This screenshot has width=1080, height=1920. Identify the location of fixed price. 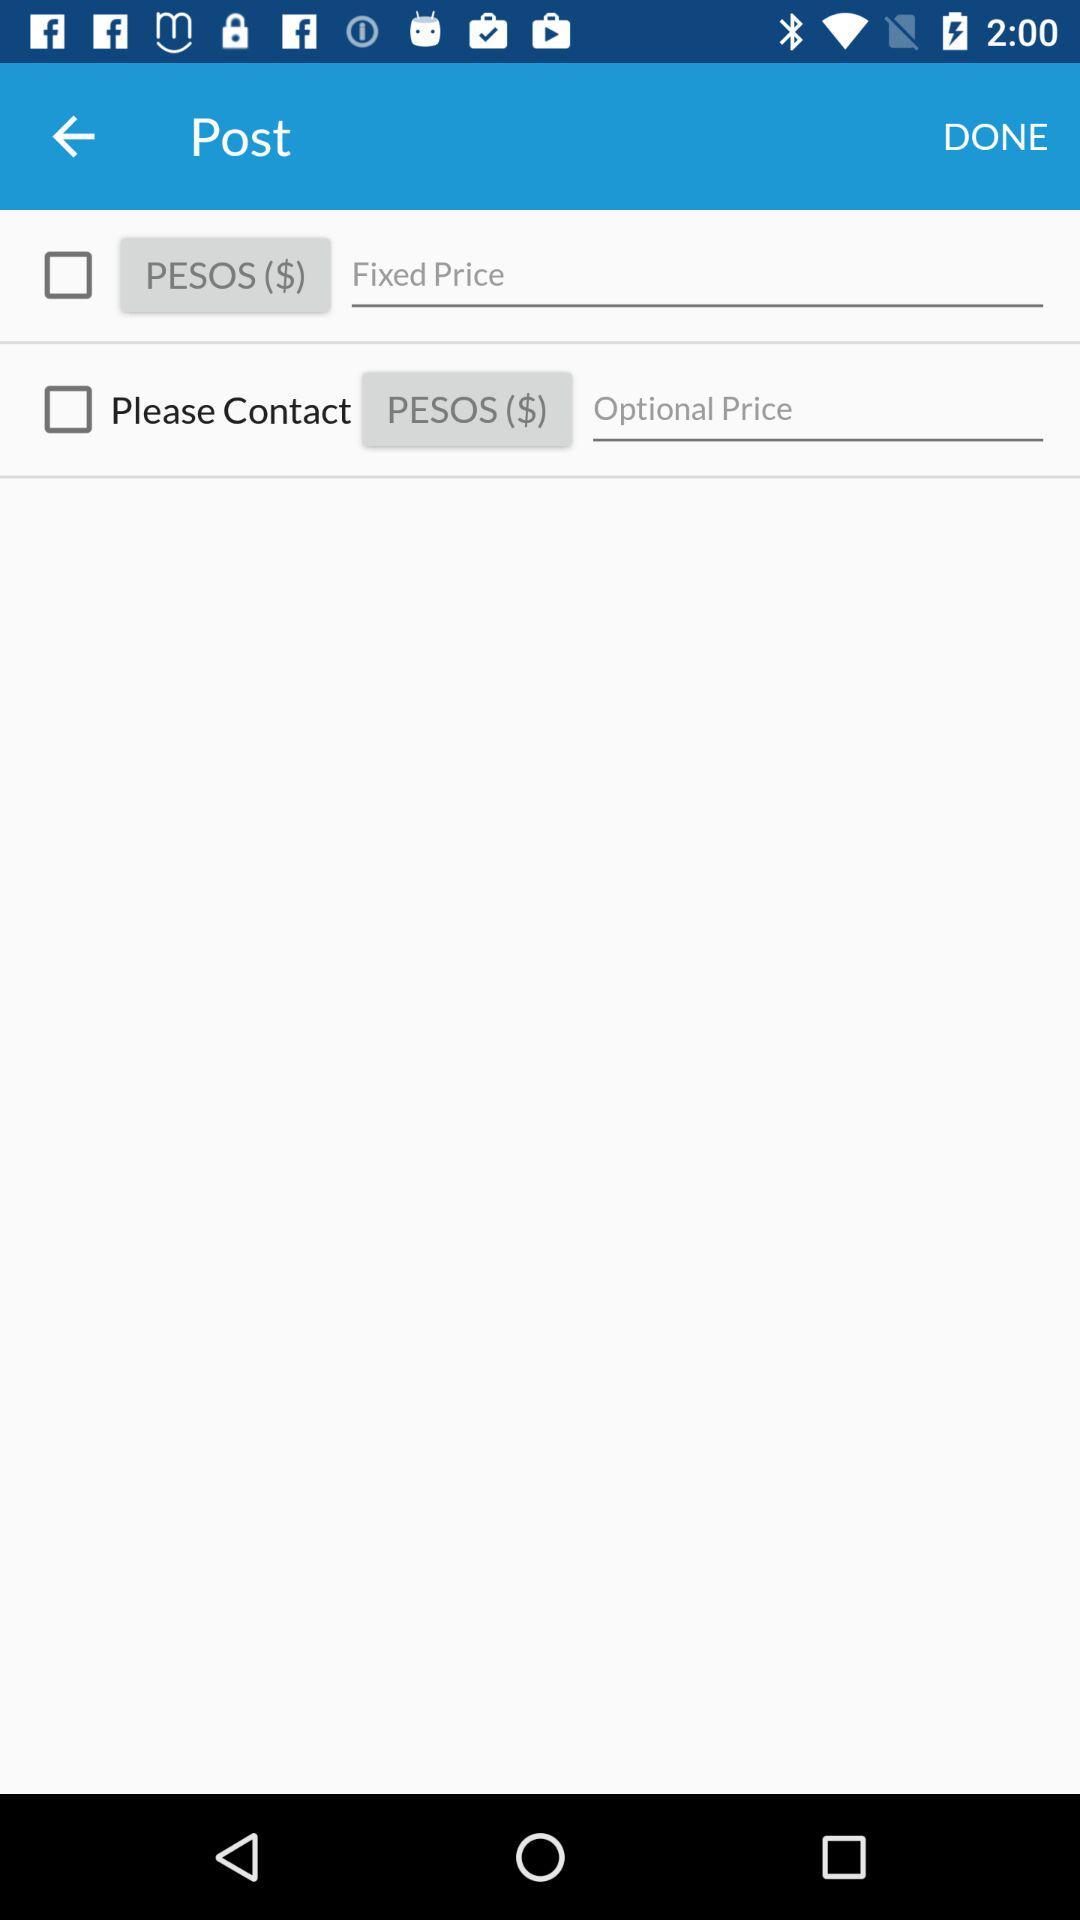
(696, 274).